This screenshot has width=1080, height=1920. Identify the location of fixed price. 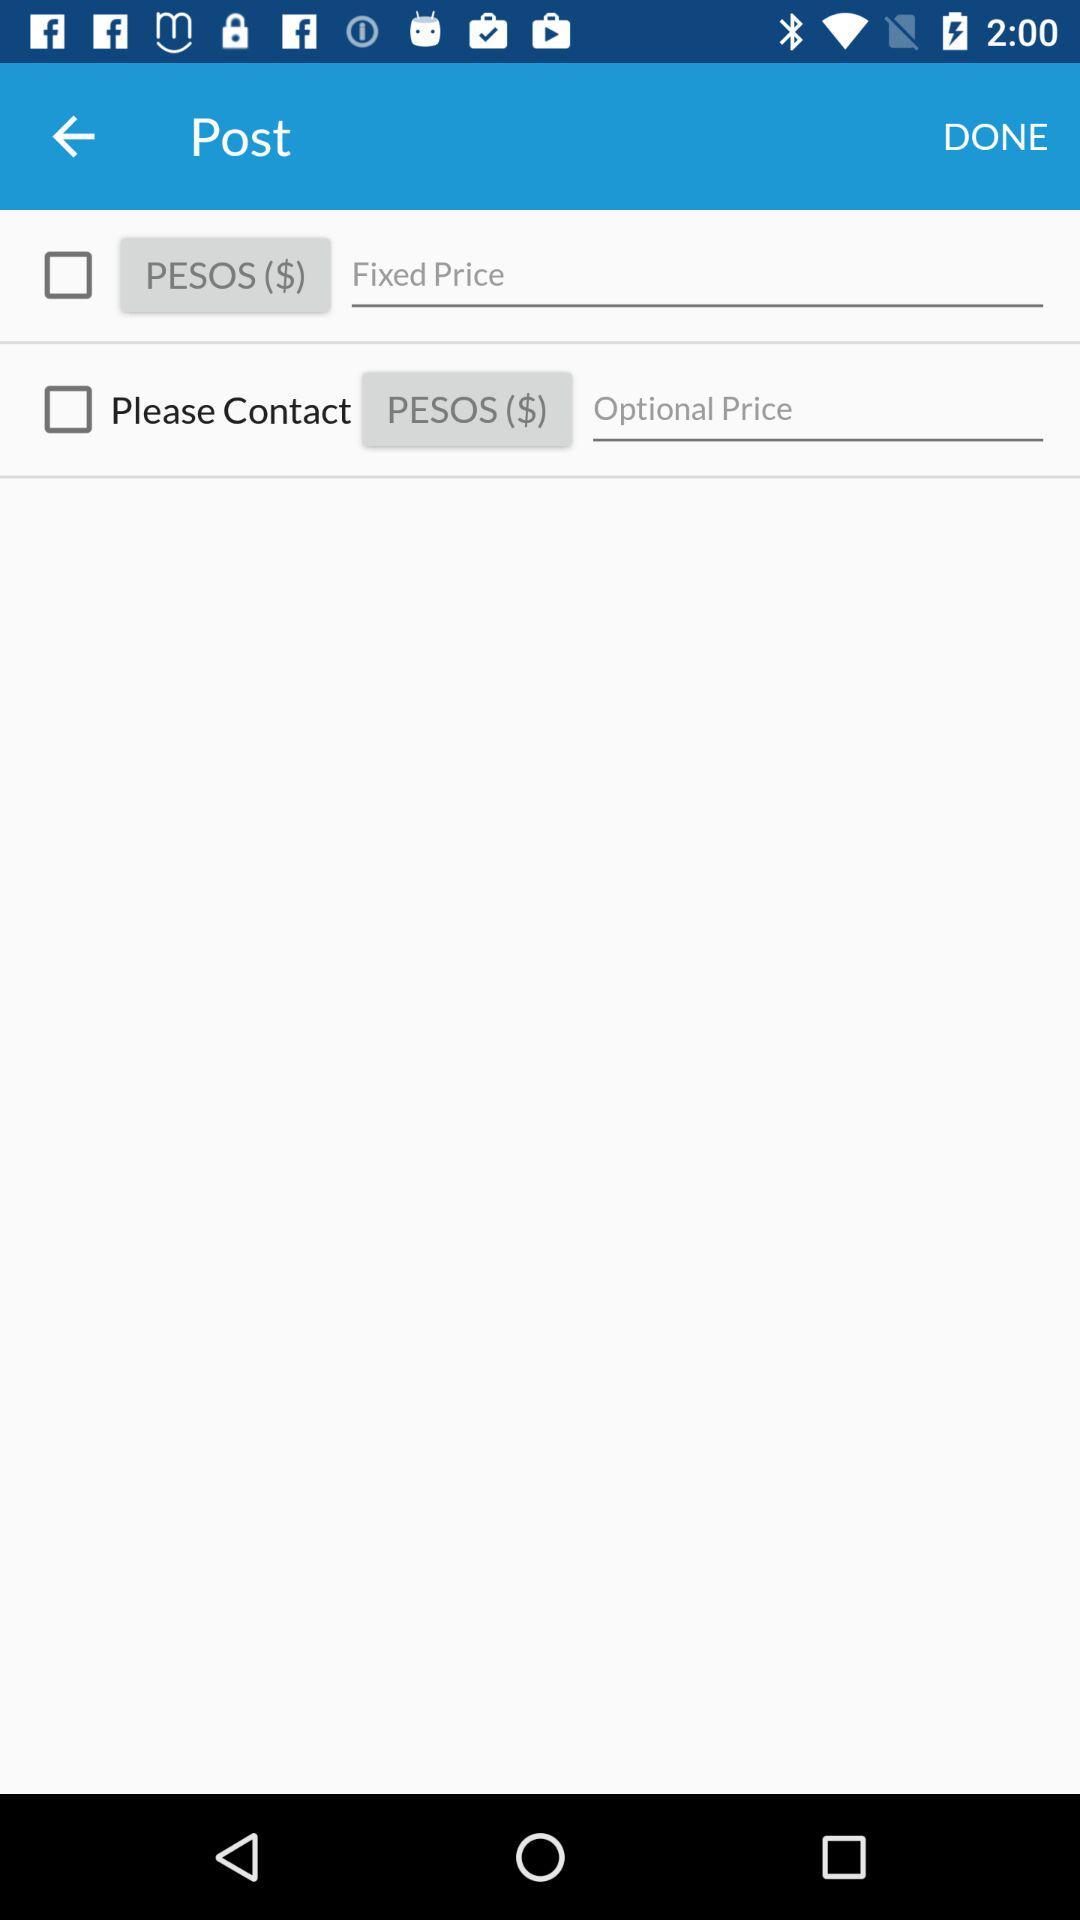
(696, 274).